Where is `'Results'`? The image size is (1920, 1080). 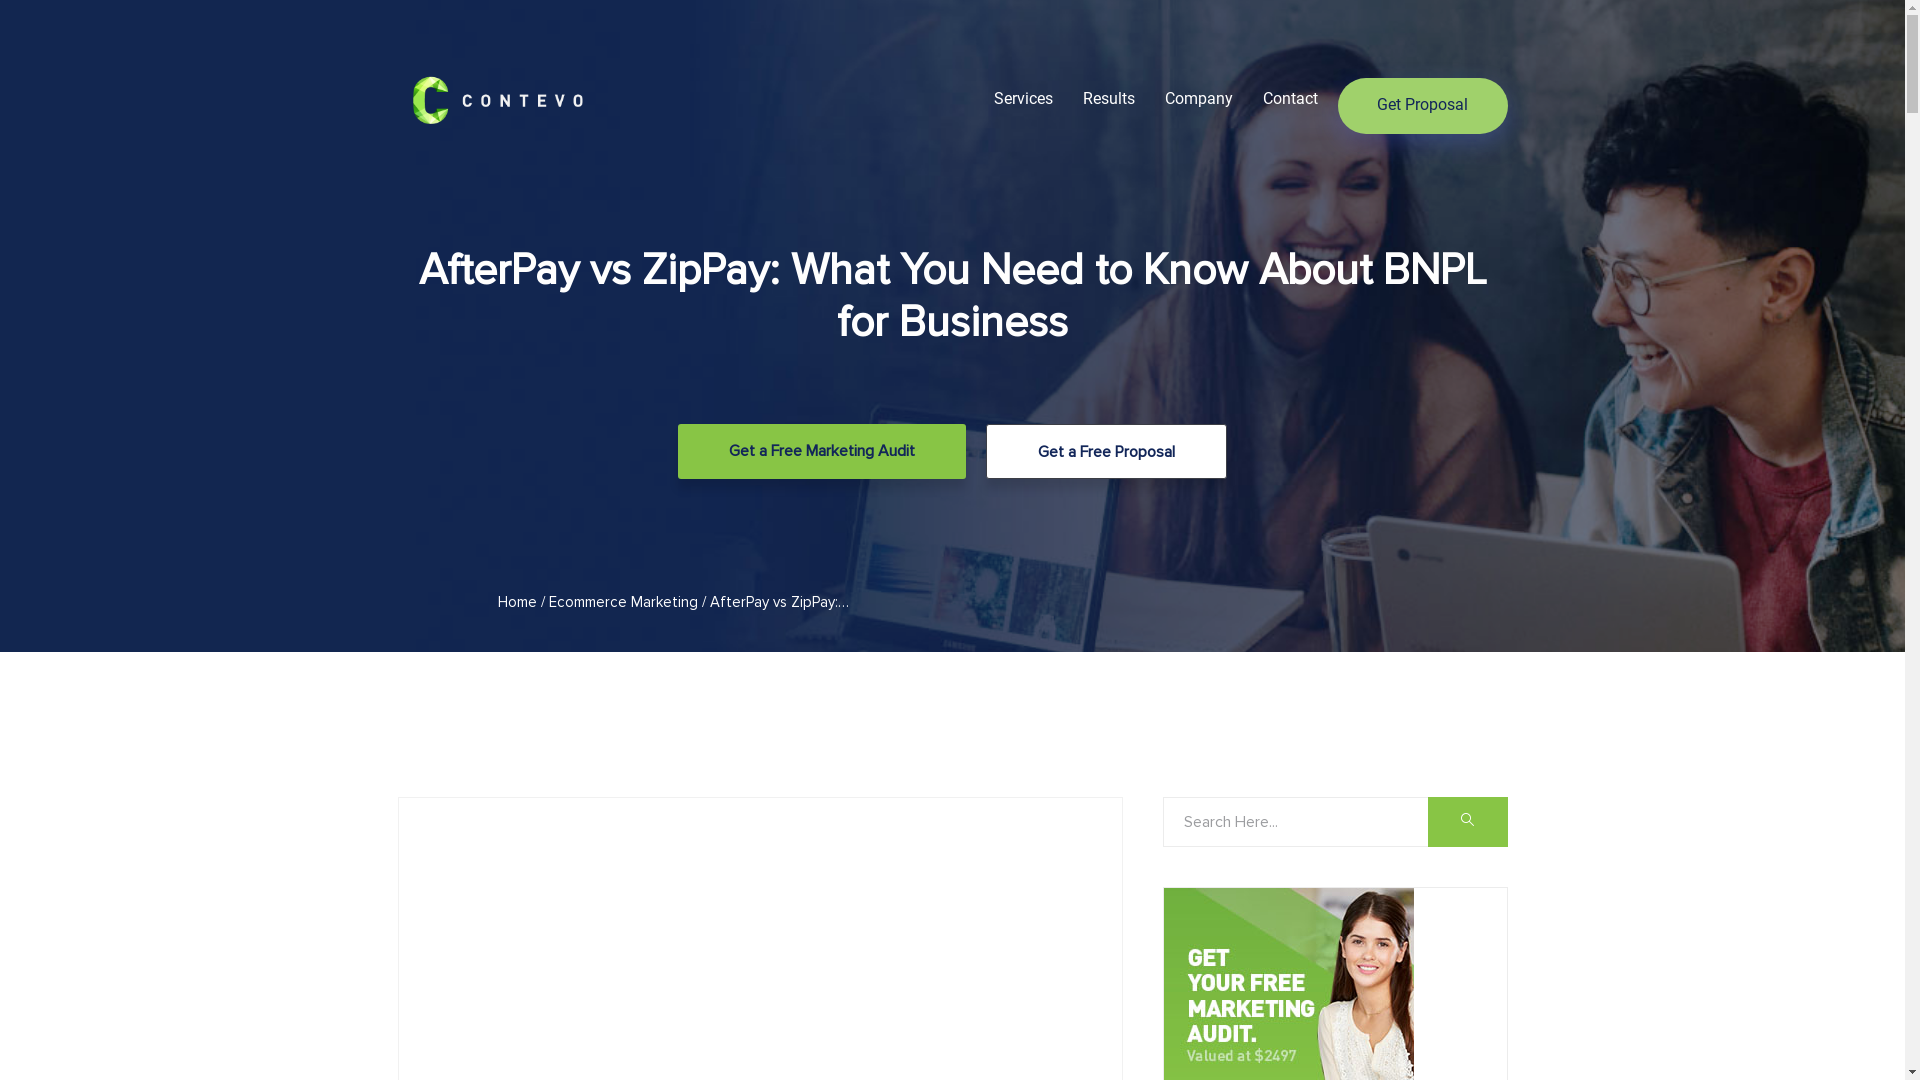 'Results' is located at coordinates (1107, 98).